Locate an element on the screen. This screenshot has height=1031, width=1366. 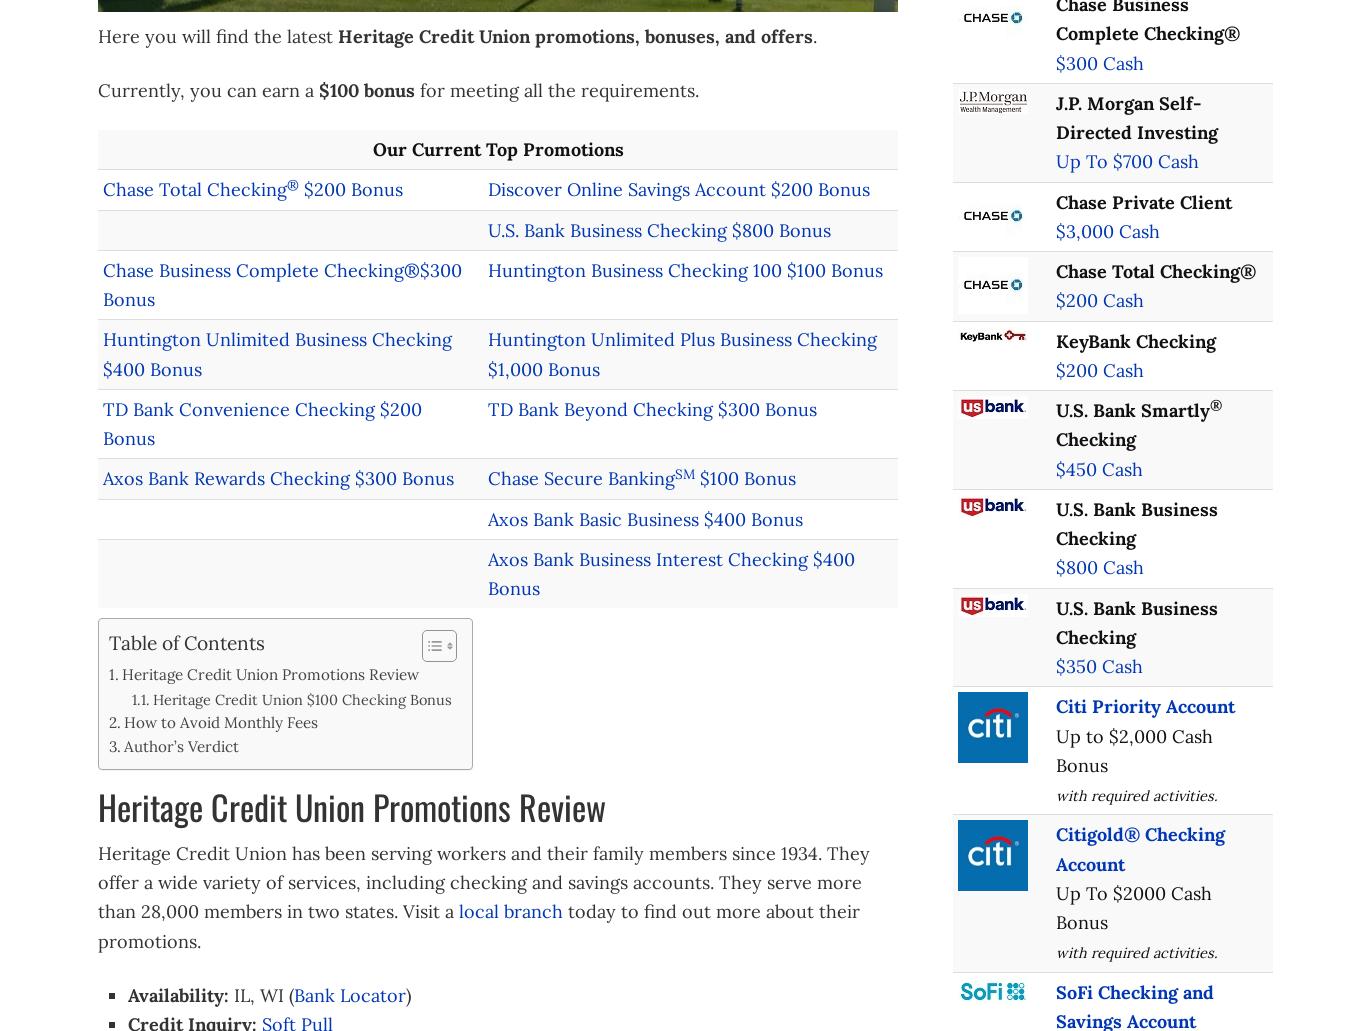
'Currently, you can earn a' is located at coordinates (207, 89).